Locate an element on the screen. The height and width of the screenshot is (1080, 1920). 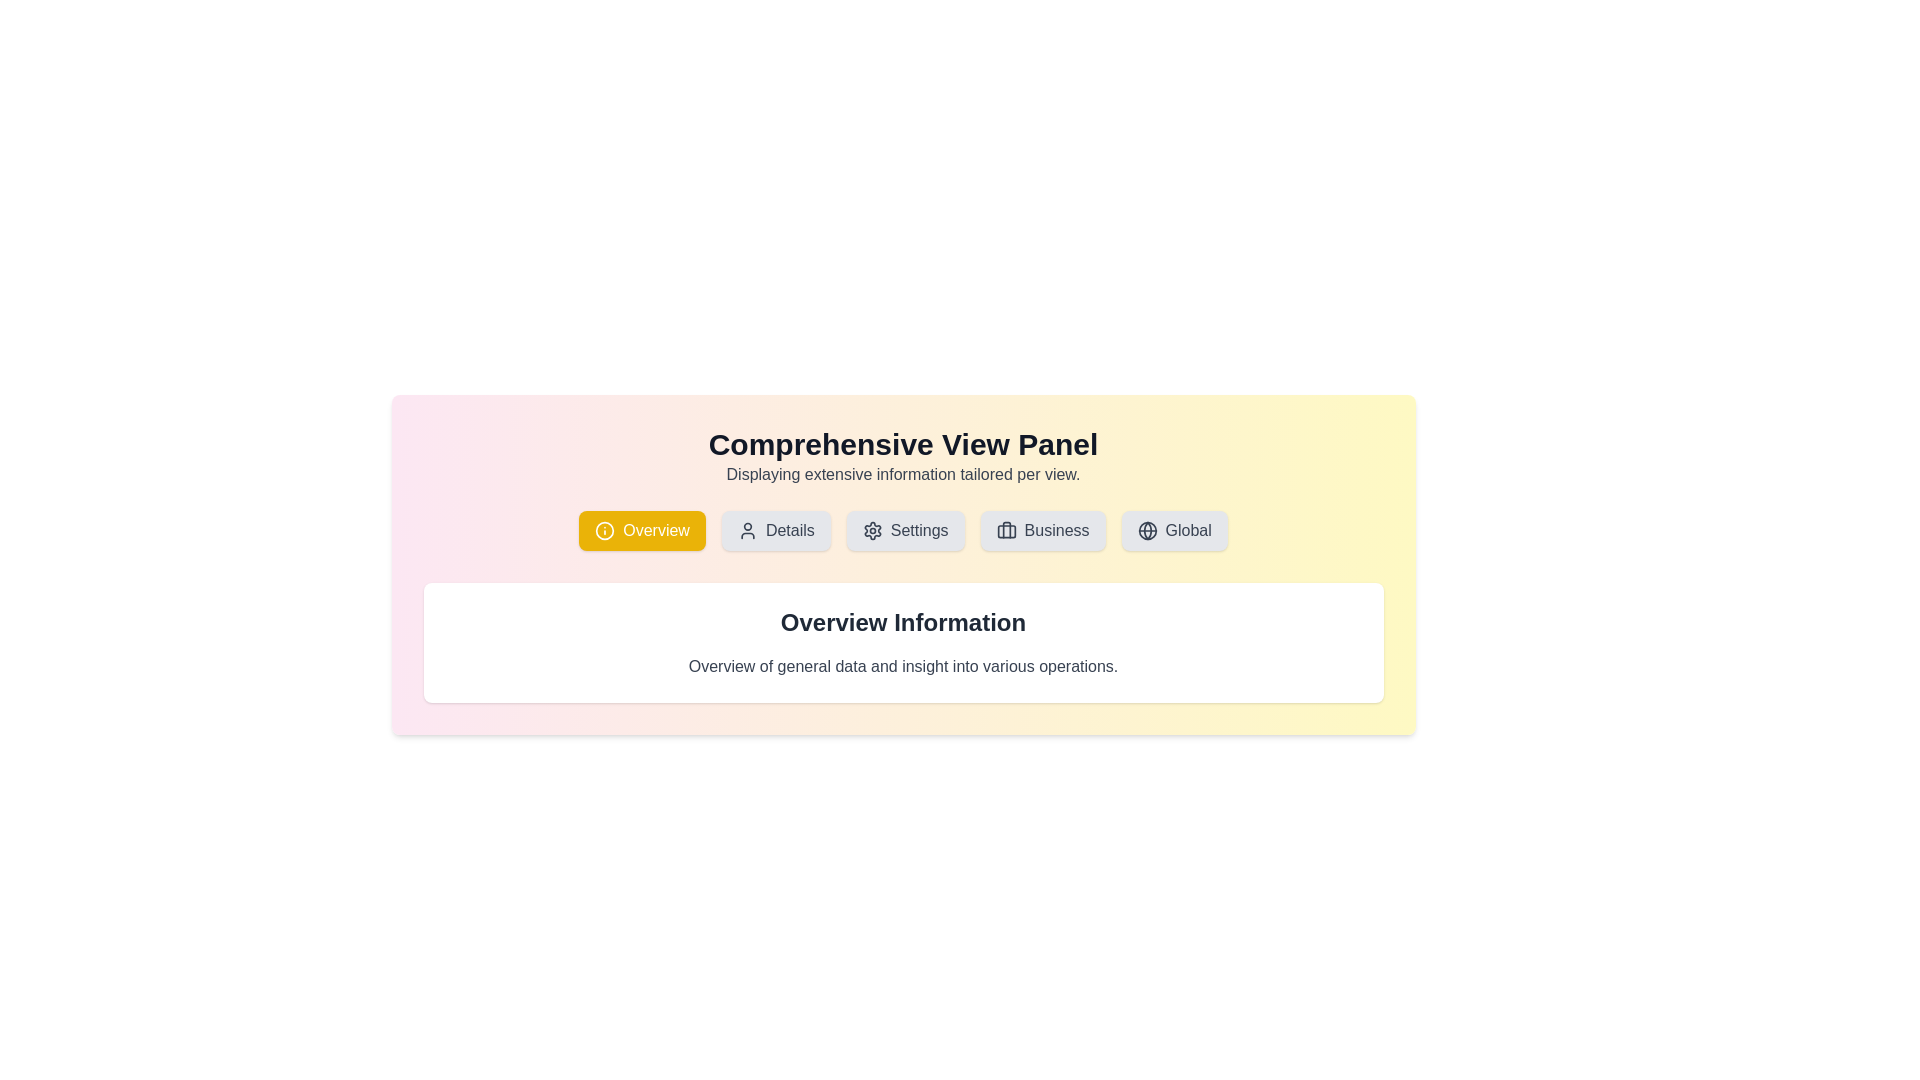
the 'Details' button, which has a light gray background and rounded edges, positioned between the 'Overview' and 'Settings' buttons is located at coordinates (775, 530).